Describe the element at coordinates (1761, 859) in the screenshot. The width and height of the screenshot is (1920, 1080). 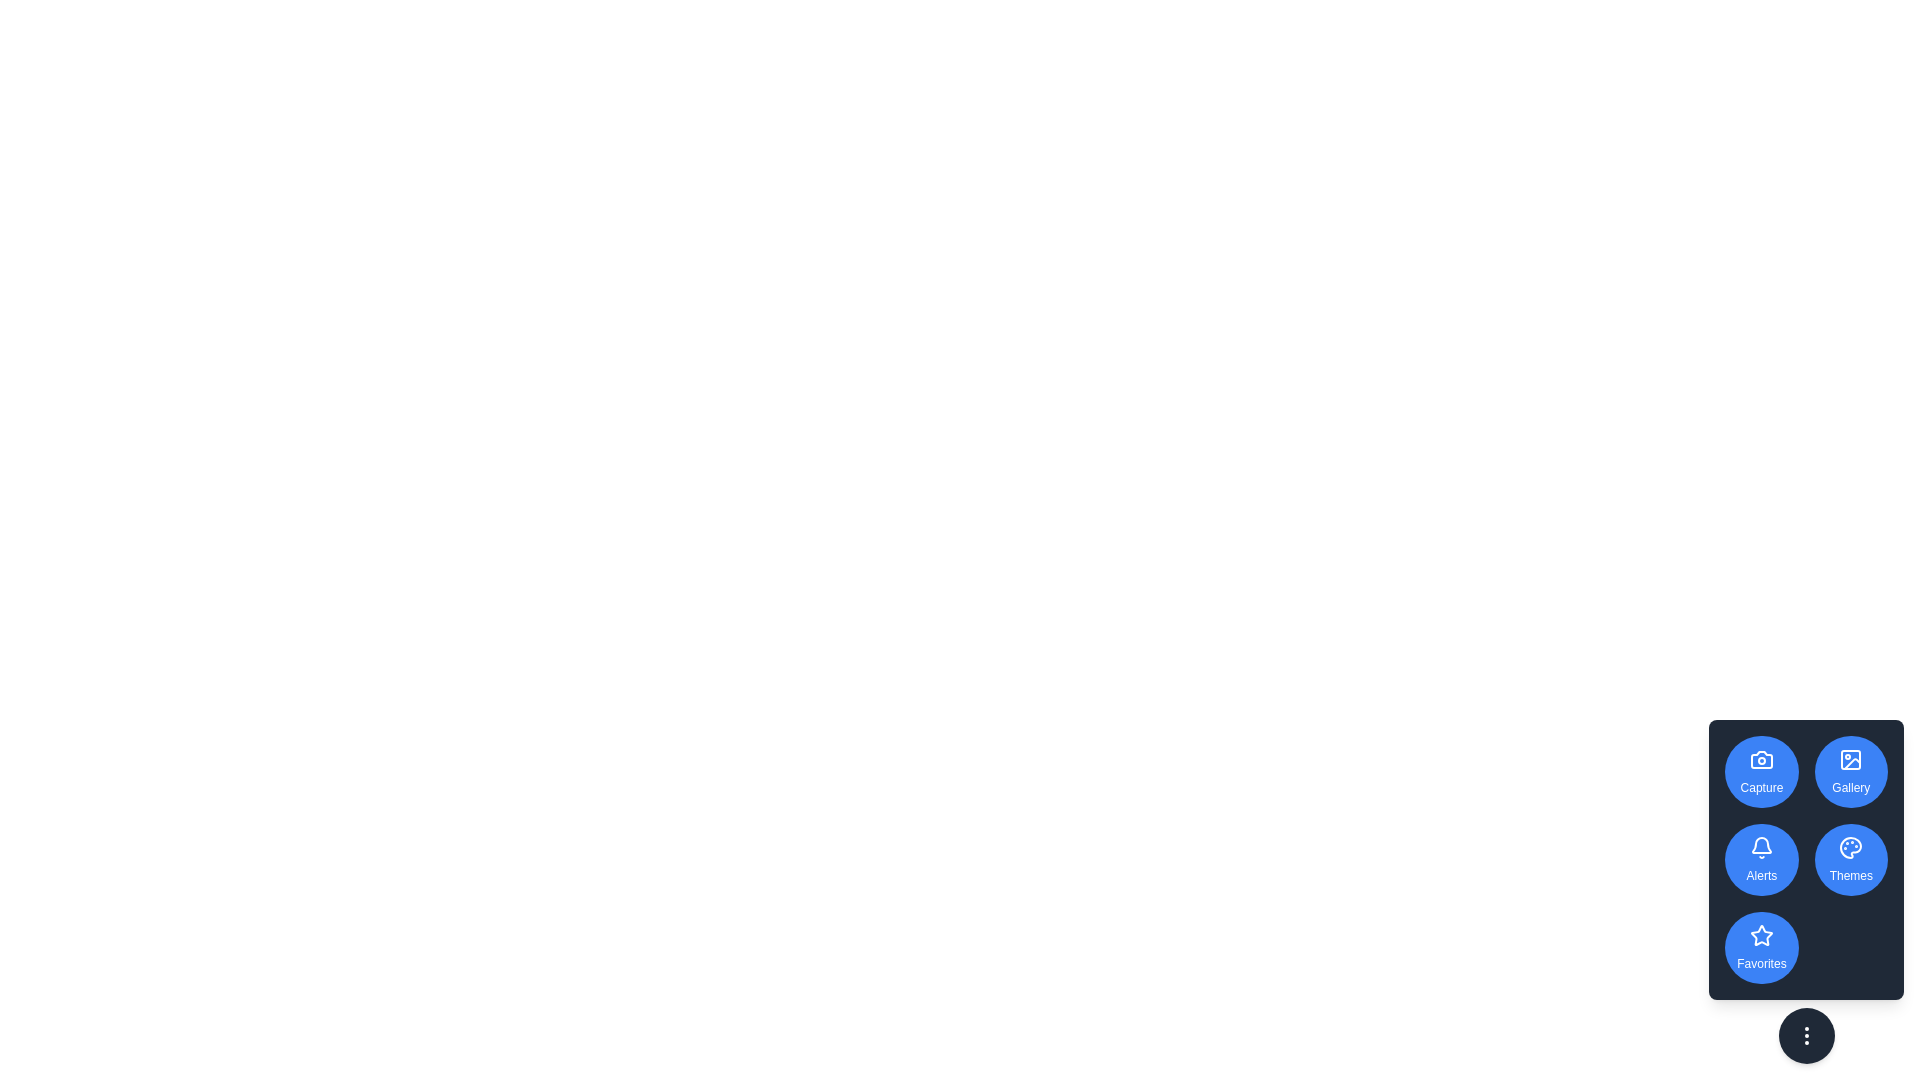
I see `'Alerts' button to view alert notifications` at that location.